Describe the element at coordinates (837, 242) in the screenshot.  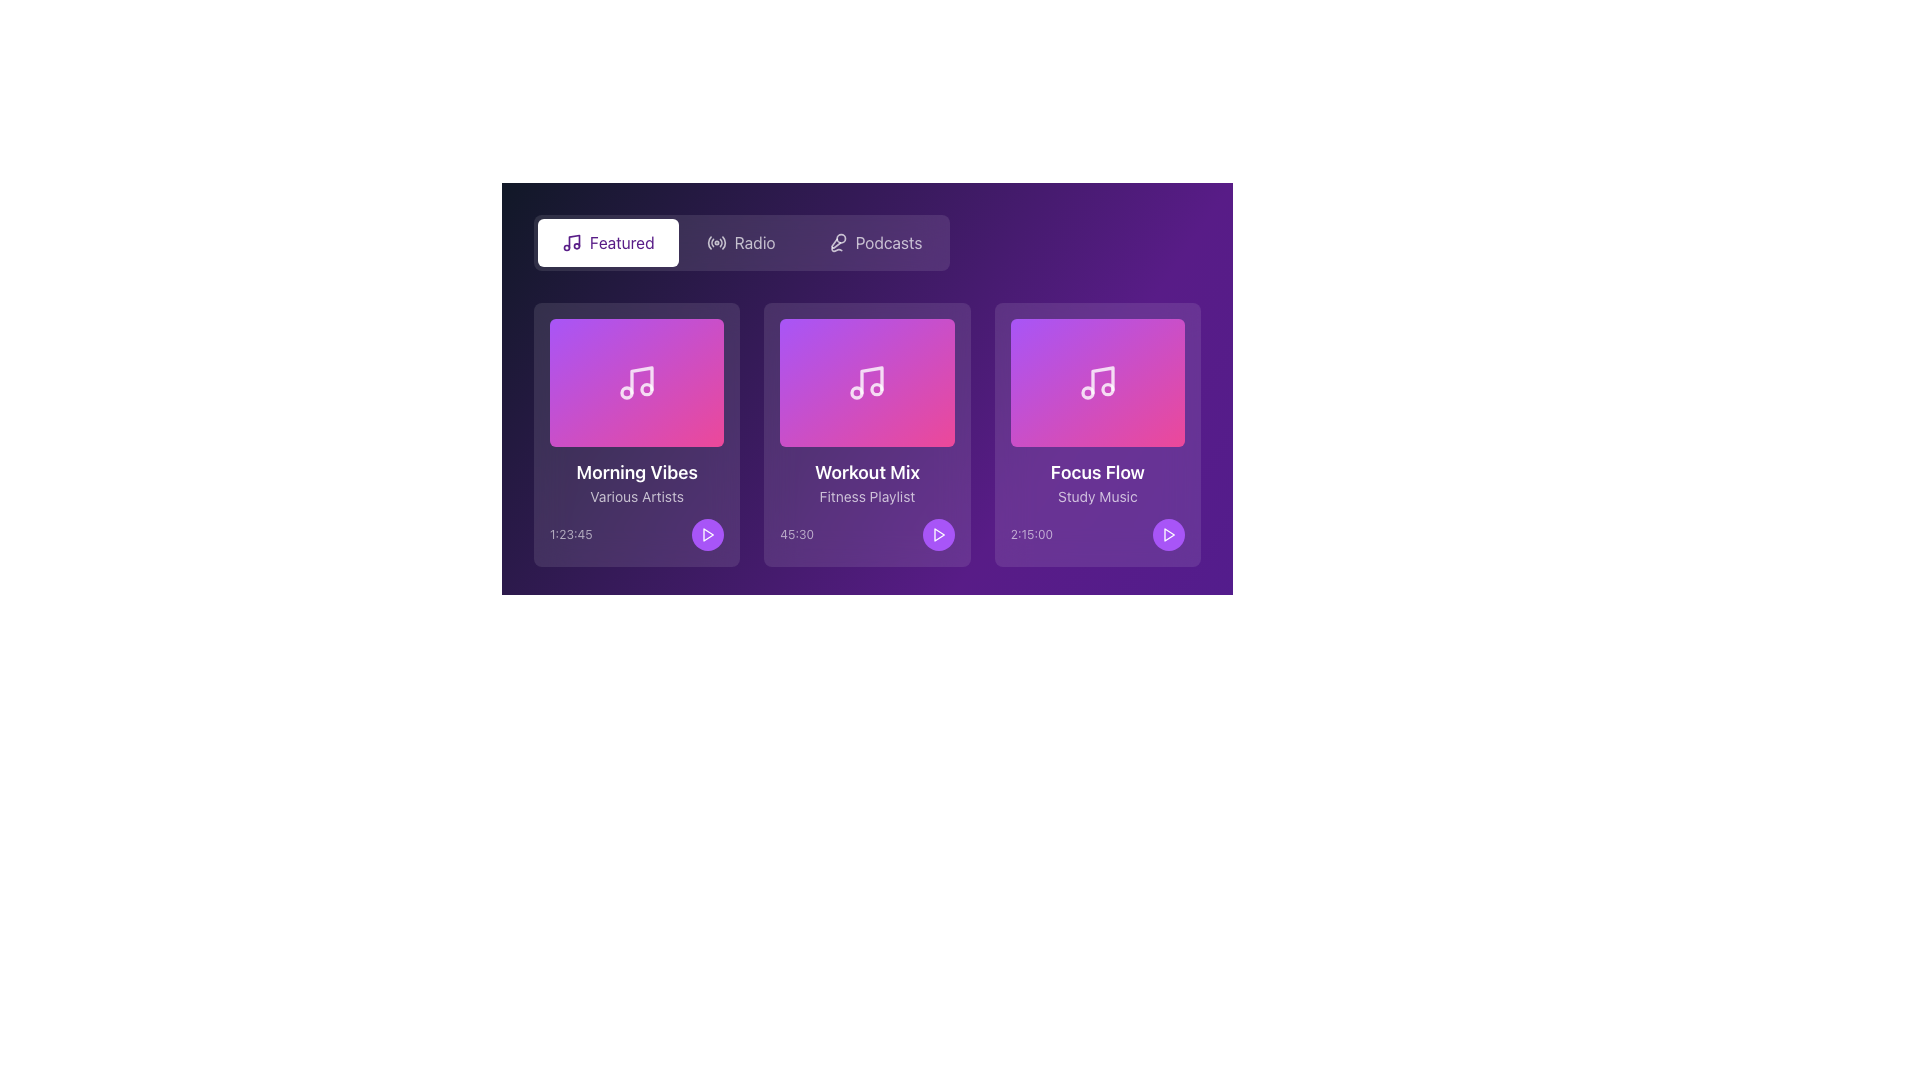
I see `the microphone icon located to the left of the 'Podcasts' text in the header section of the user interface` at that location.